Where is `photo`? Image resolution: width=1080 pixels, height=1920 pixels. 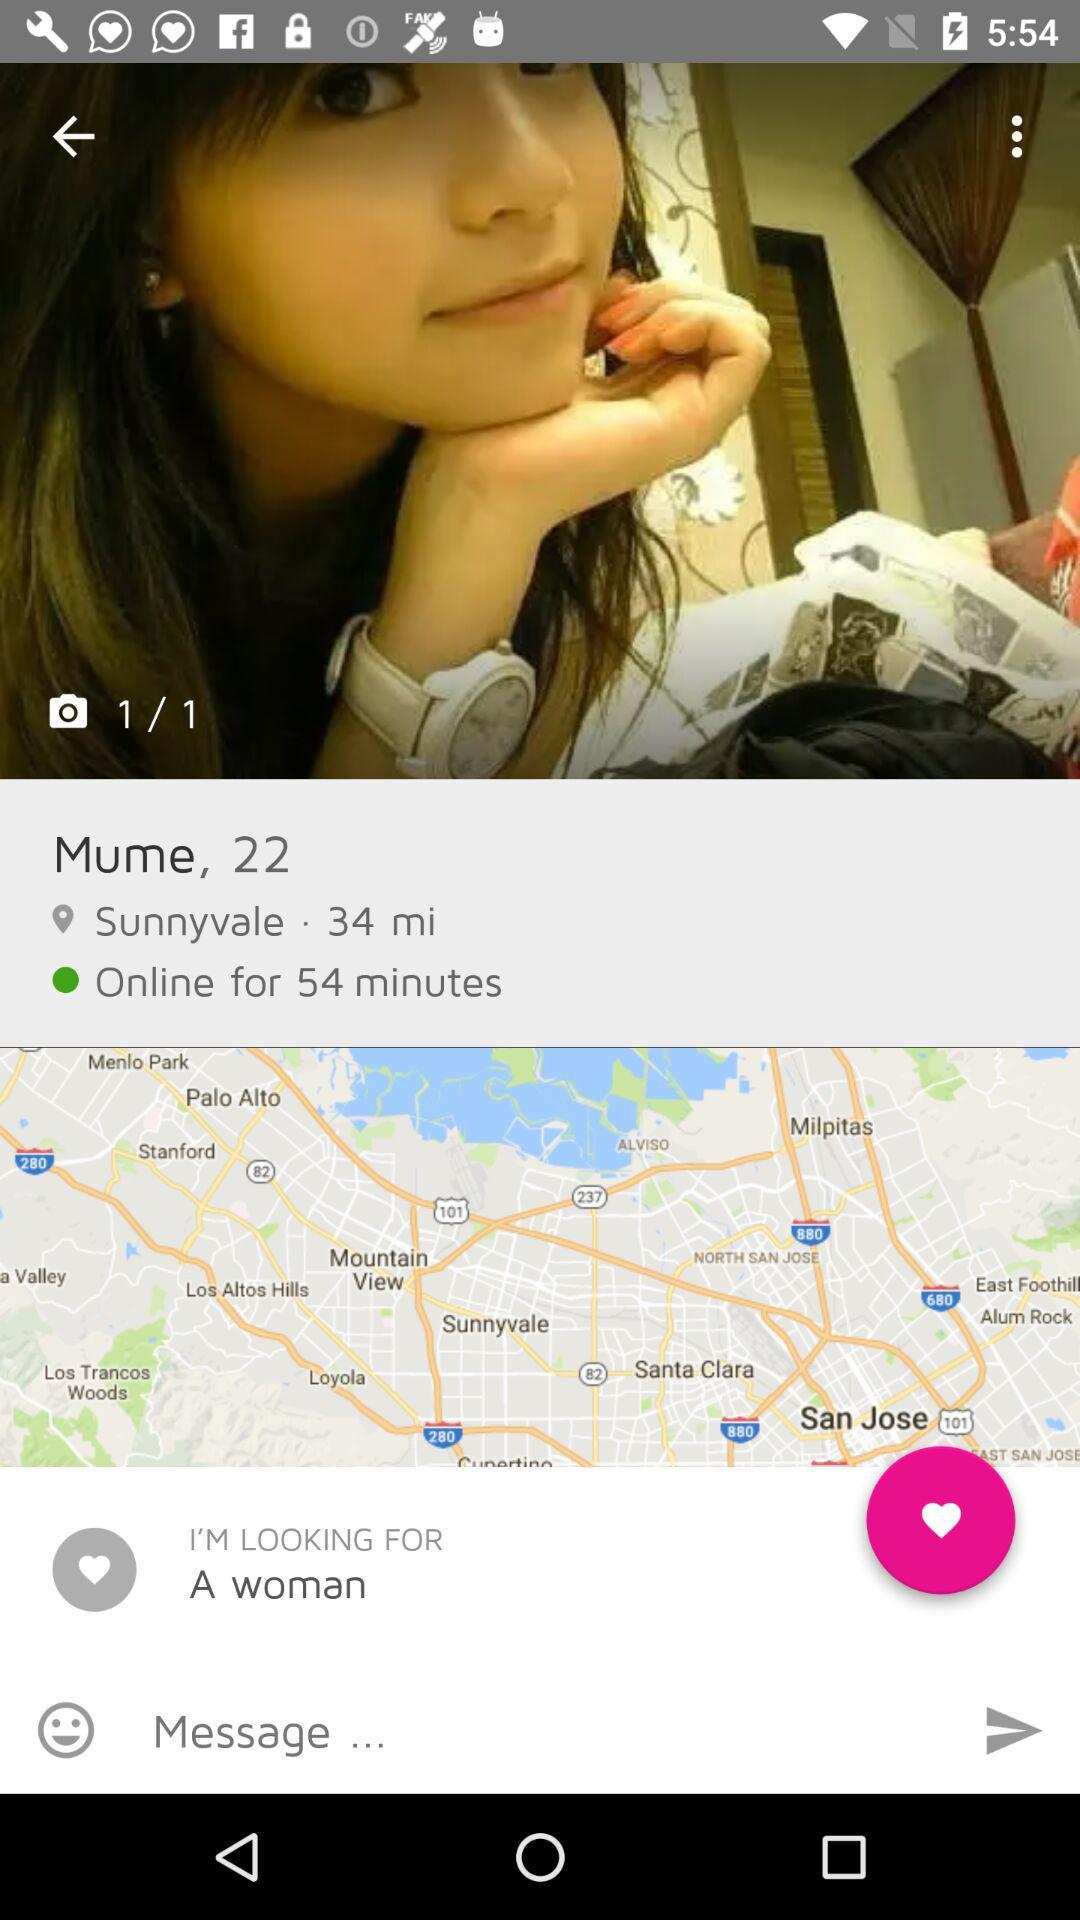
photo is located at coordinates (540, 420).